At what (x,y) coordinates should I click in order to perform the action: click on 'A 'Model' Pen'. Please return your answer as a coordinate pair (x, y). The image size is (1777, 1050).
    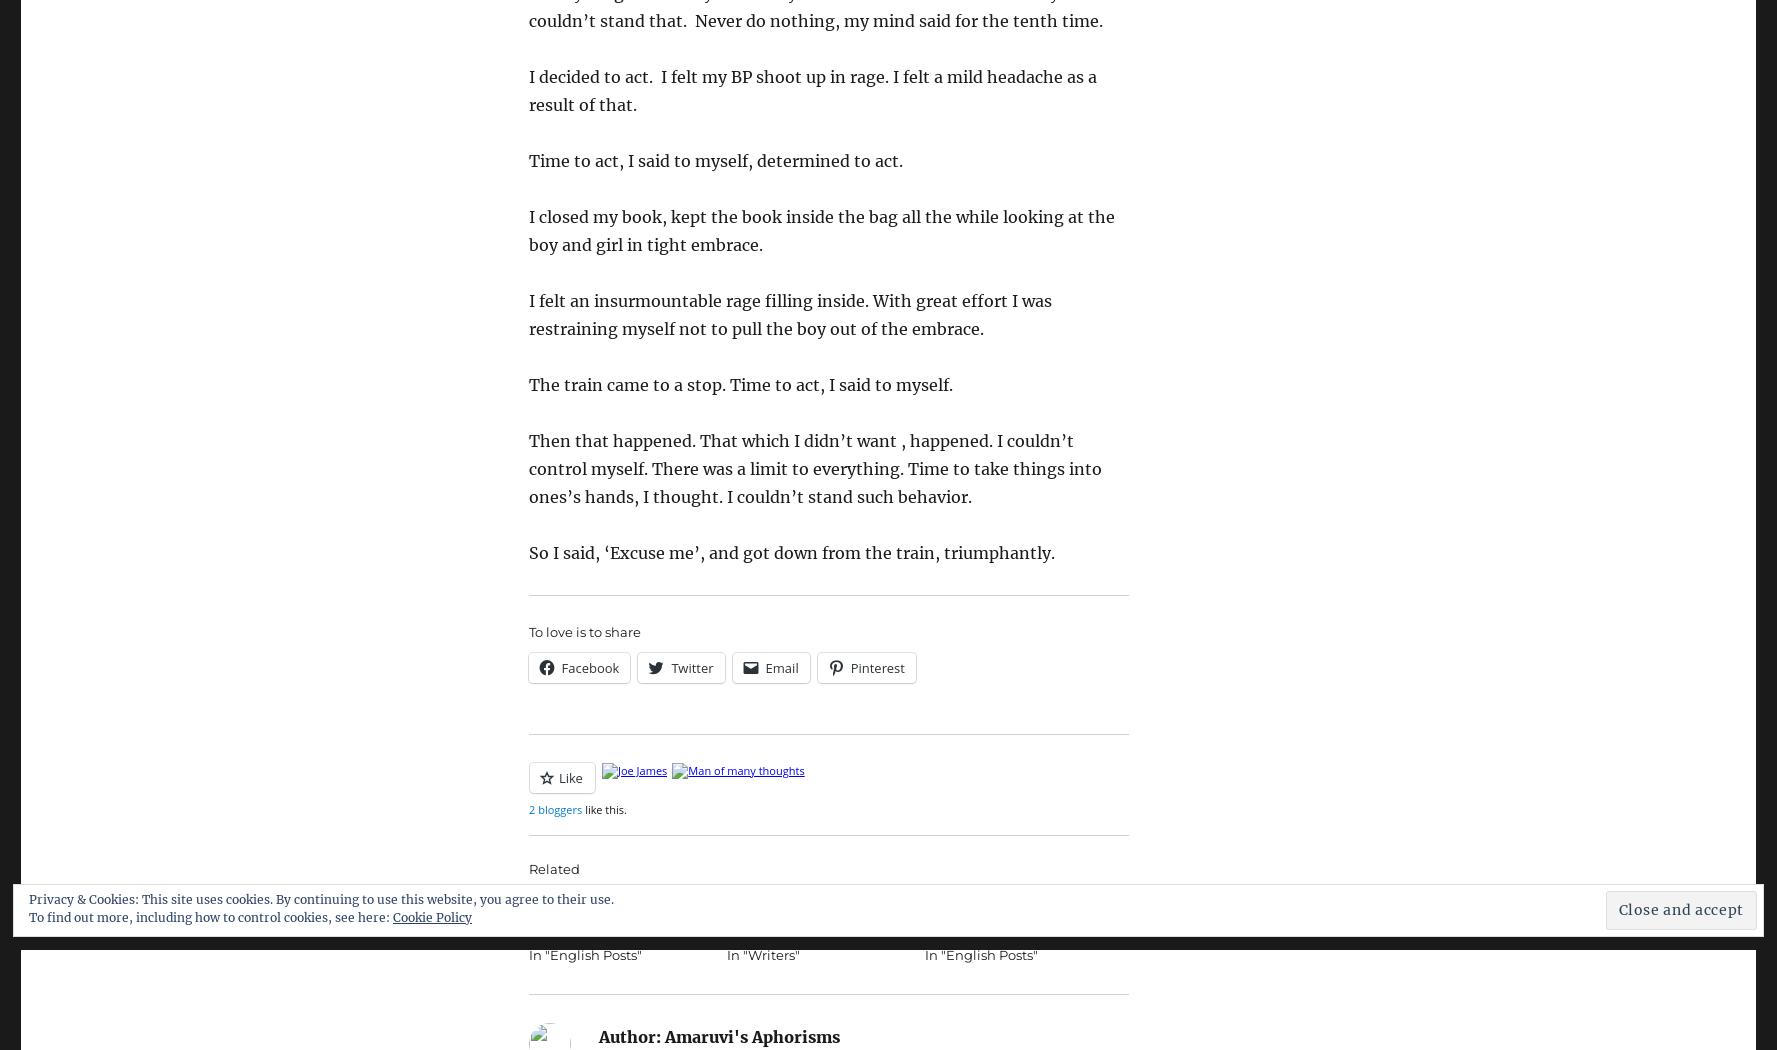
    Looking at the image, I should click on (924, 900).